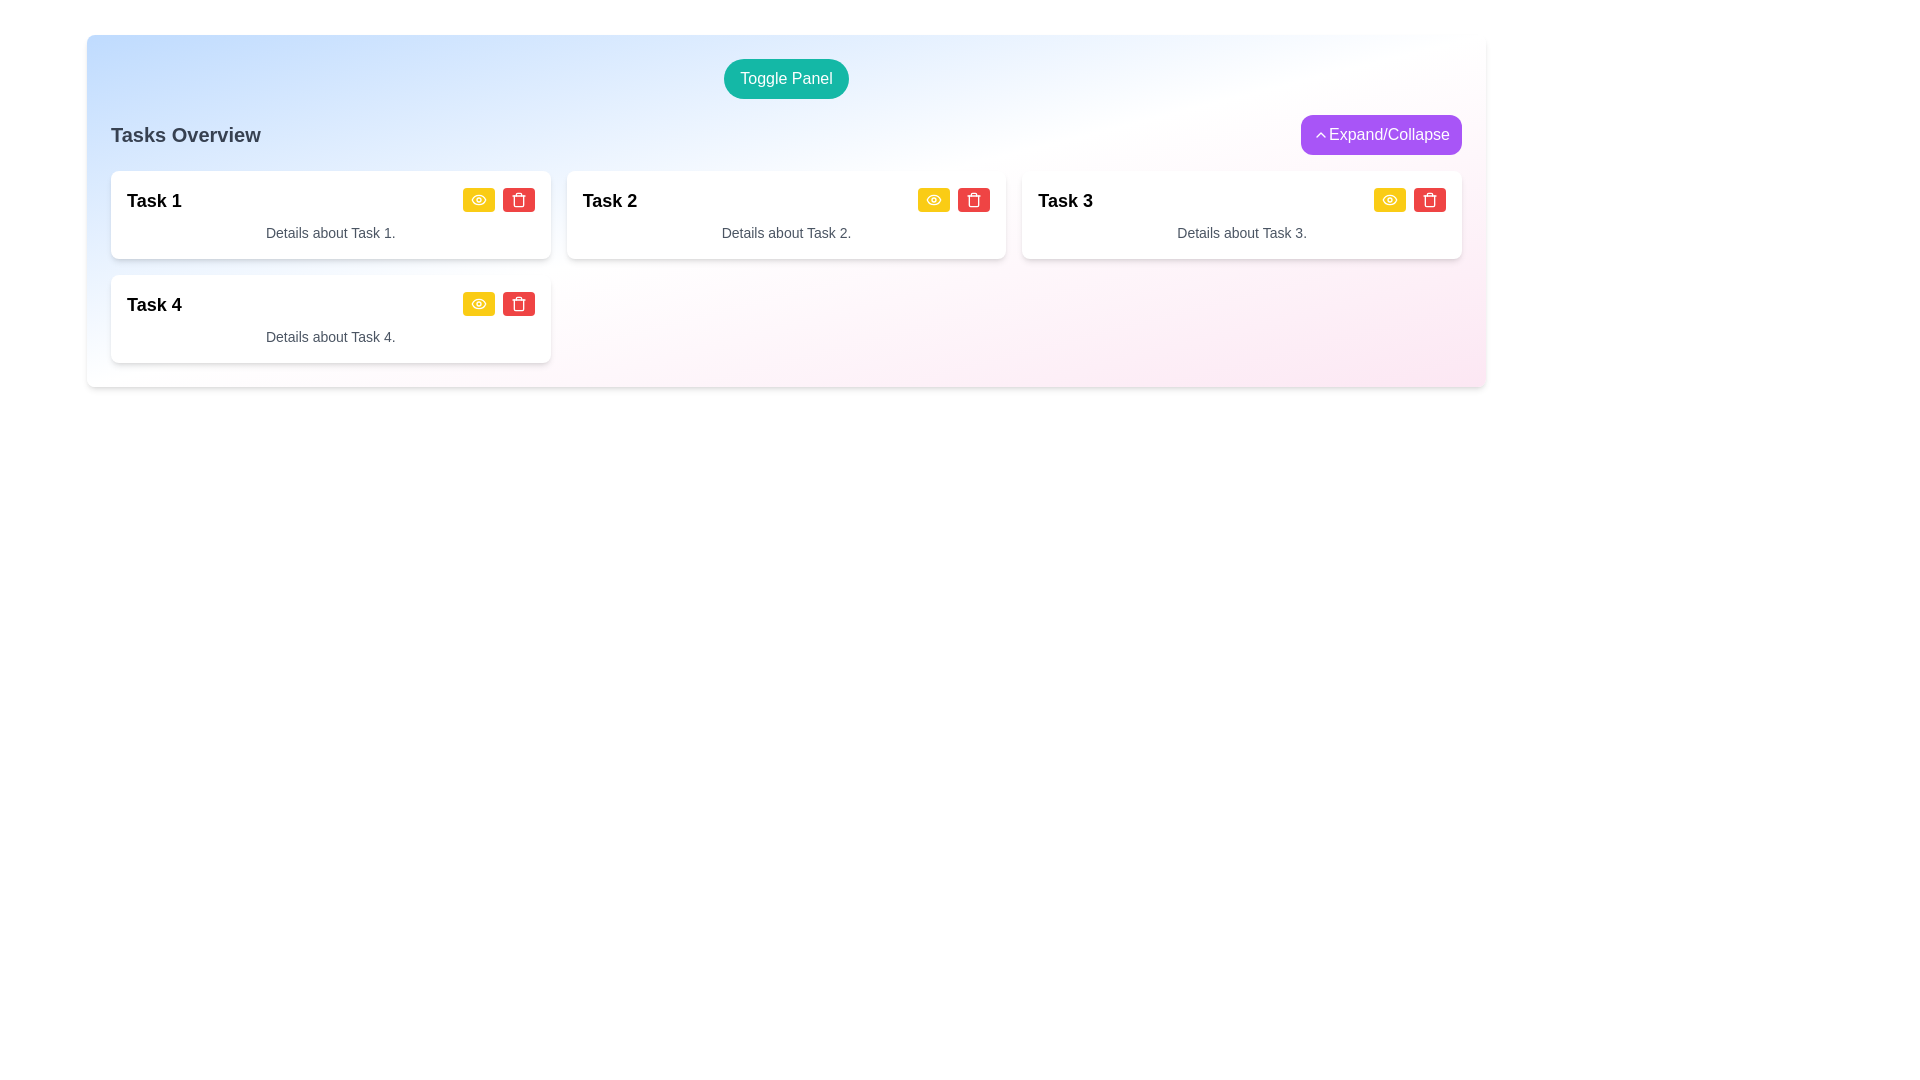 This screenshot has height=1080, width=1920. I want to click on the SVG chevron (up arrow) icon inside the 'Expand/Collapse' button located at the top-right with a purple background and white text, so click(1320, 135).